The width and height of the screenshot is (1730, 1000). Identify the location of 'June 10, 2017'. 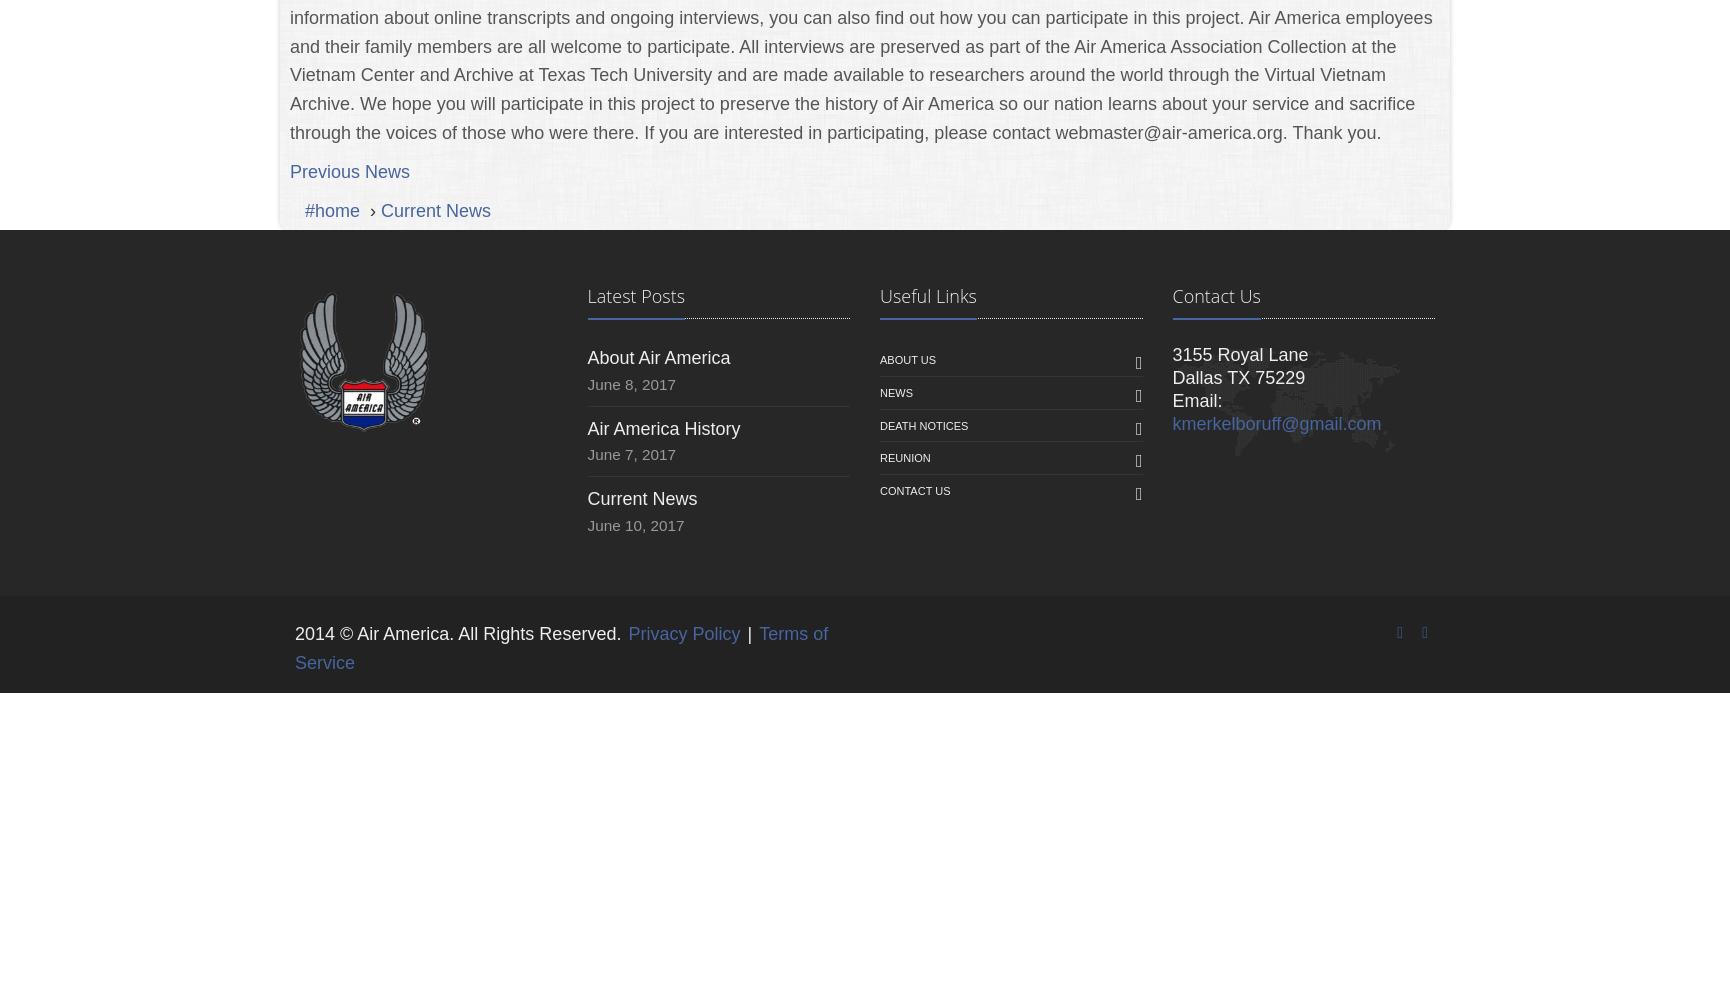
(635, 524).